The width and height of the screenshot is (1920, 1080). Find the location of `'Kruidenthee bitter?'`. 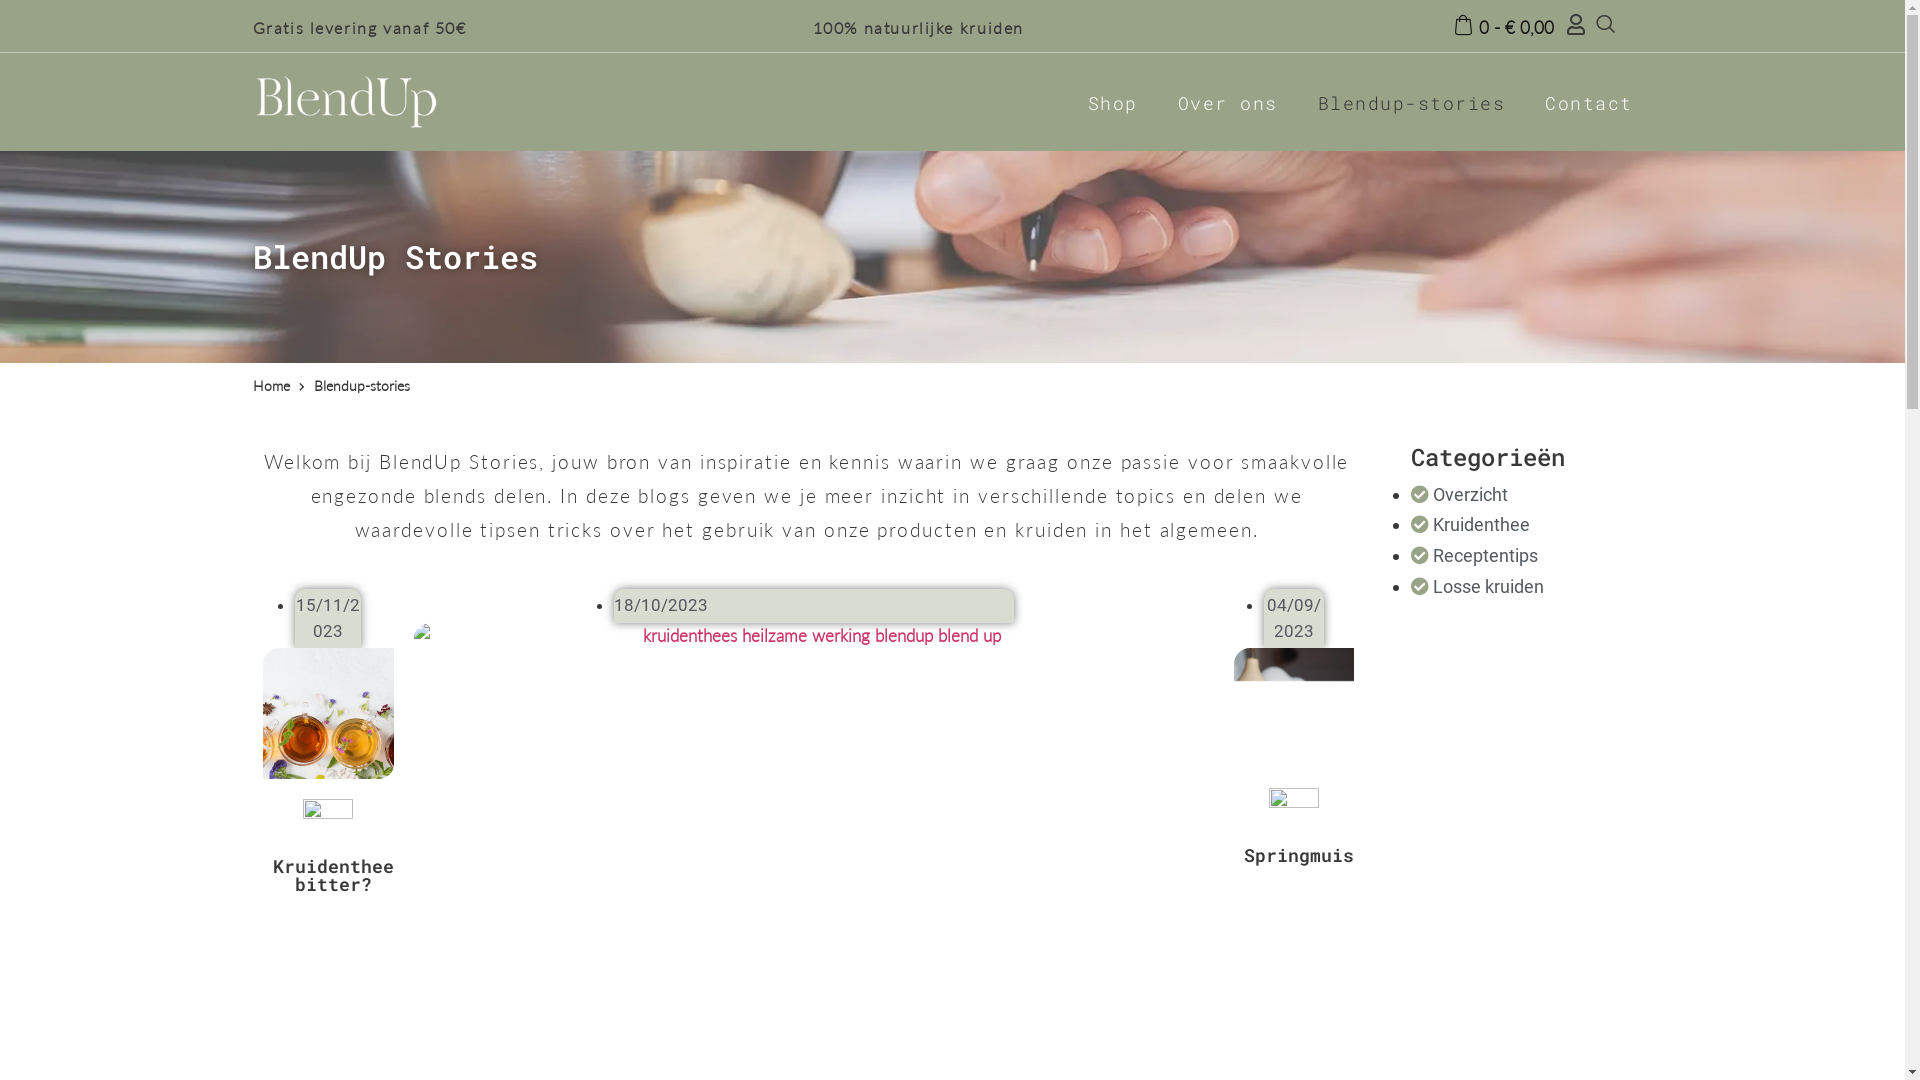

'Kruidenthee bitter?' is located at coordinates (332, 874).